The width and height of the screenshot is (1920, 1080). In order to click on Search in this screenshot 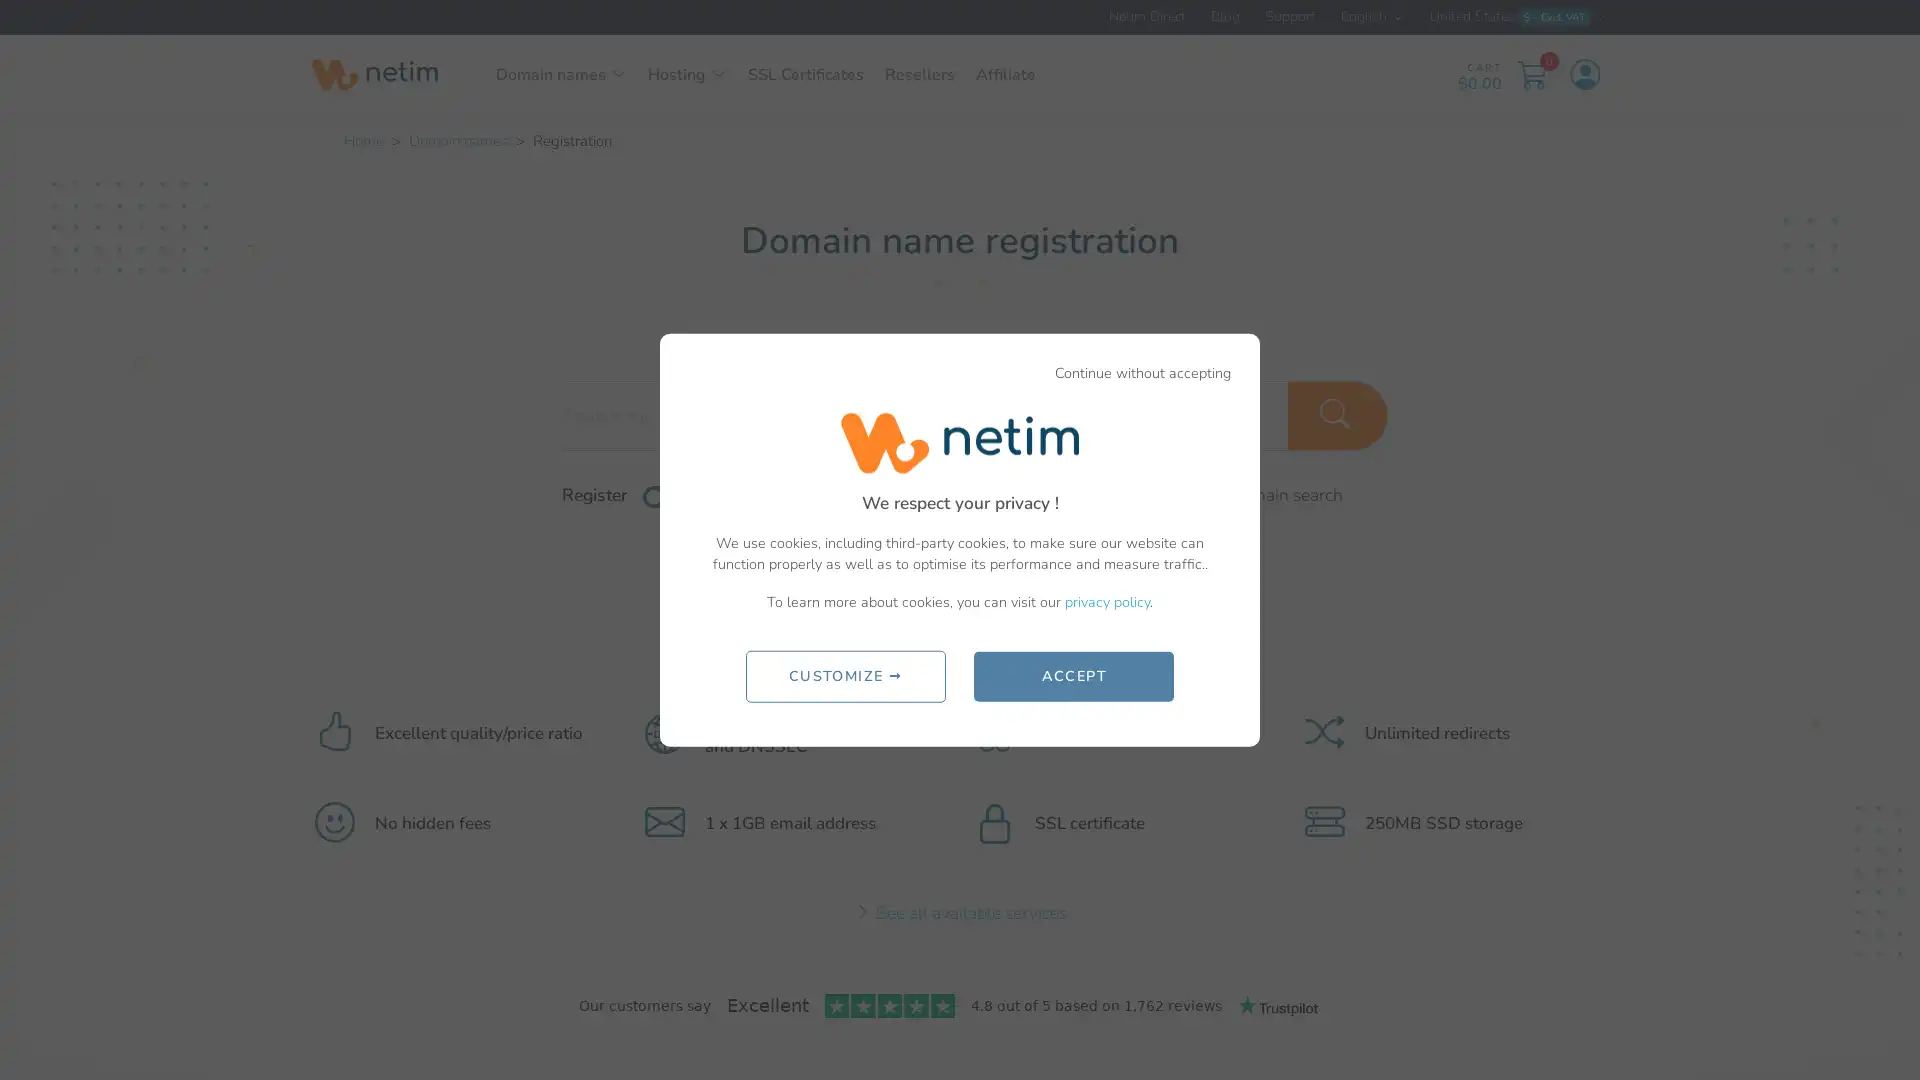, I will do `click(1338, 414)`.